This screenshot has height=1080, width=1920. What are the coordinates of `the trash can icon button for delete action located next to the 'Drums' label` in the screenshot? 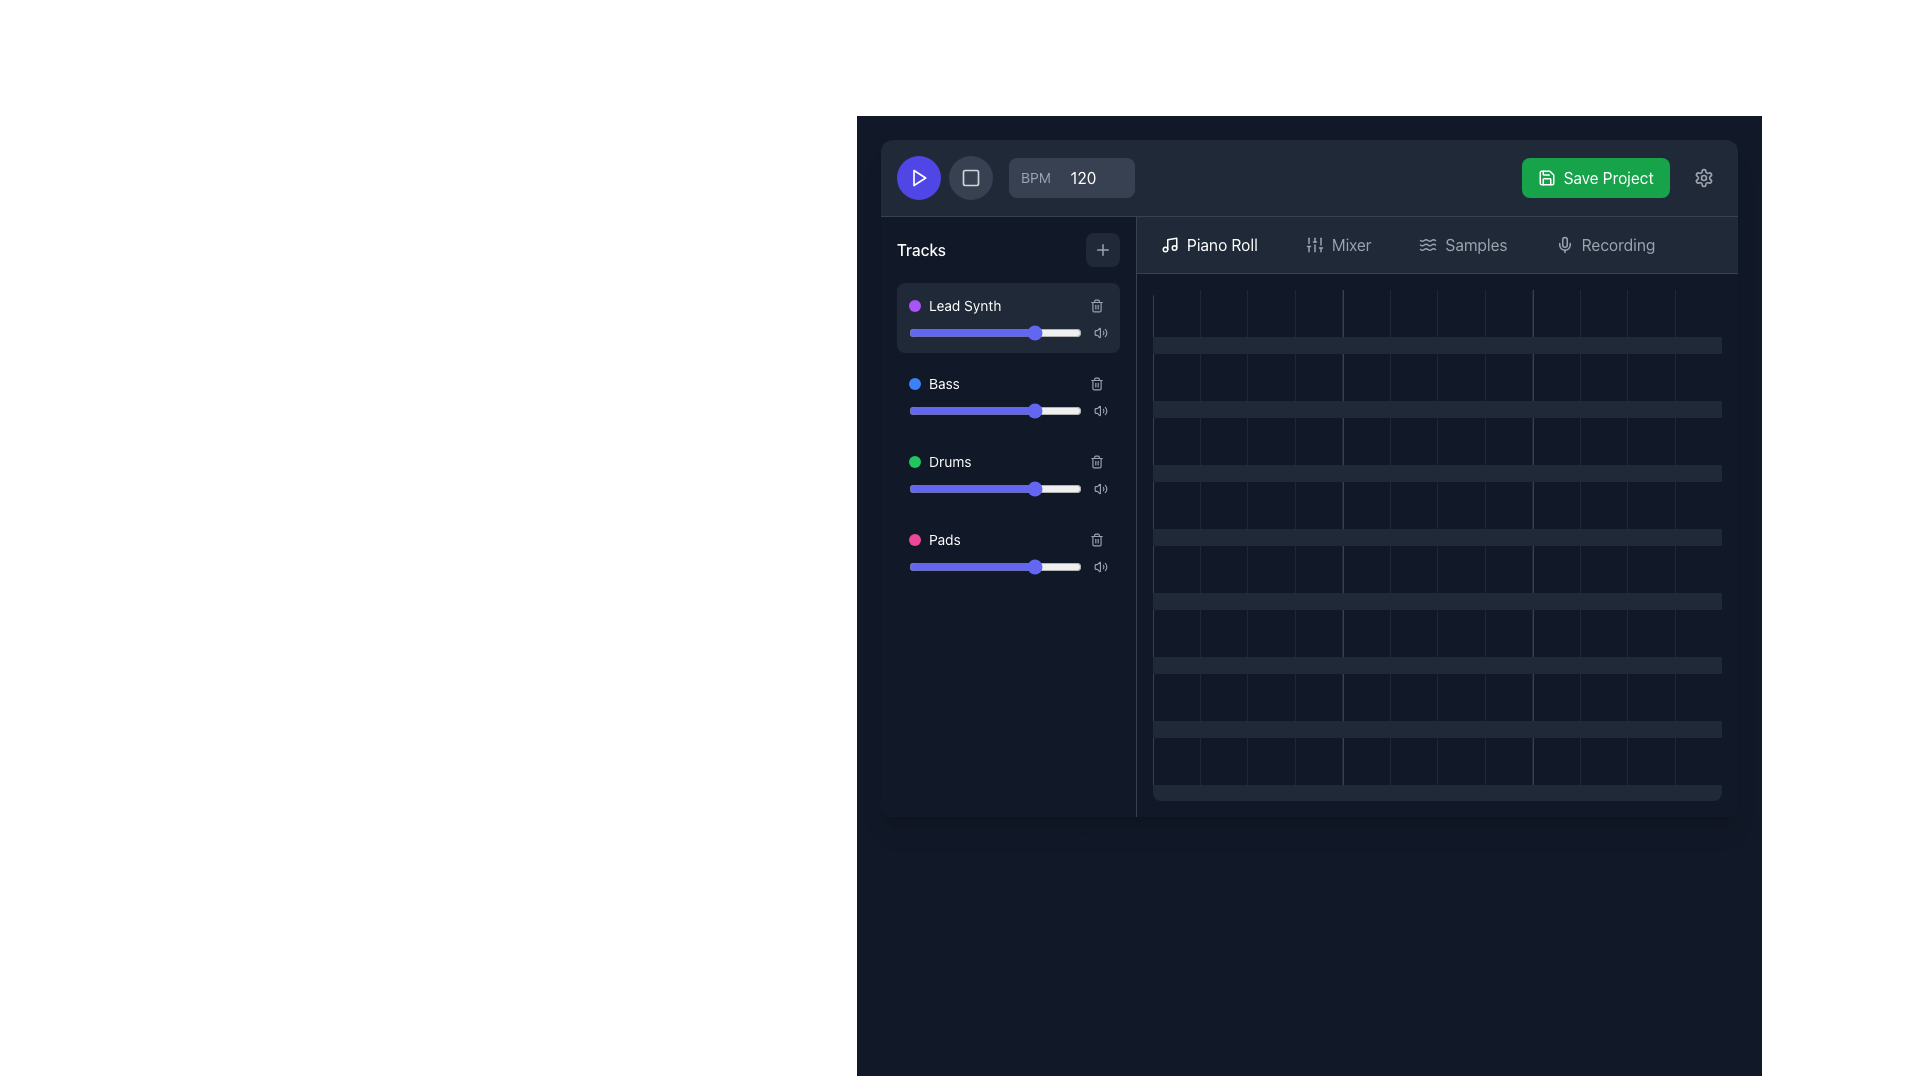 It's located at (1096, 462).